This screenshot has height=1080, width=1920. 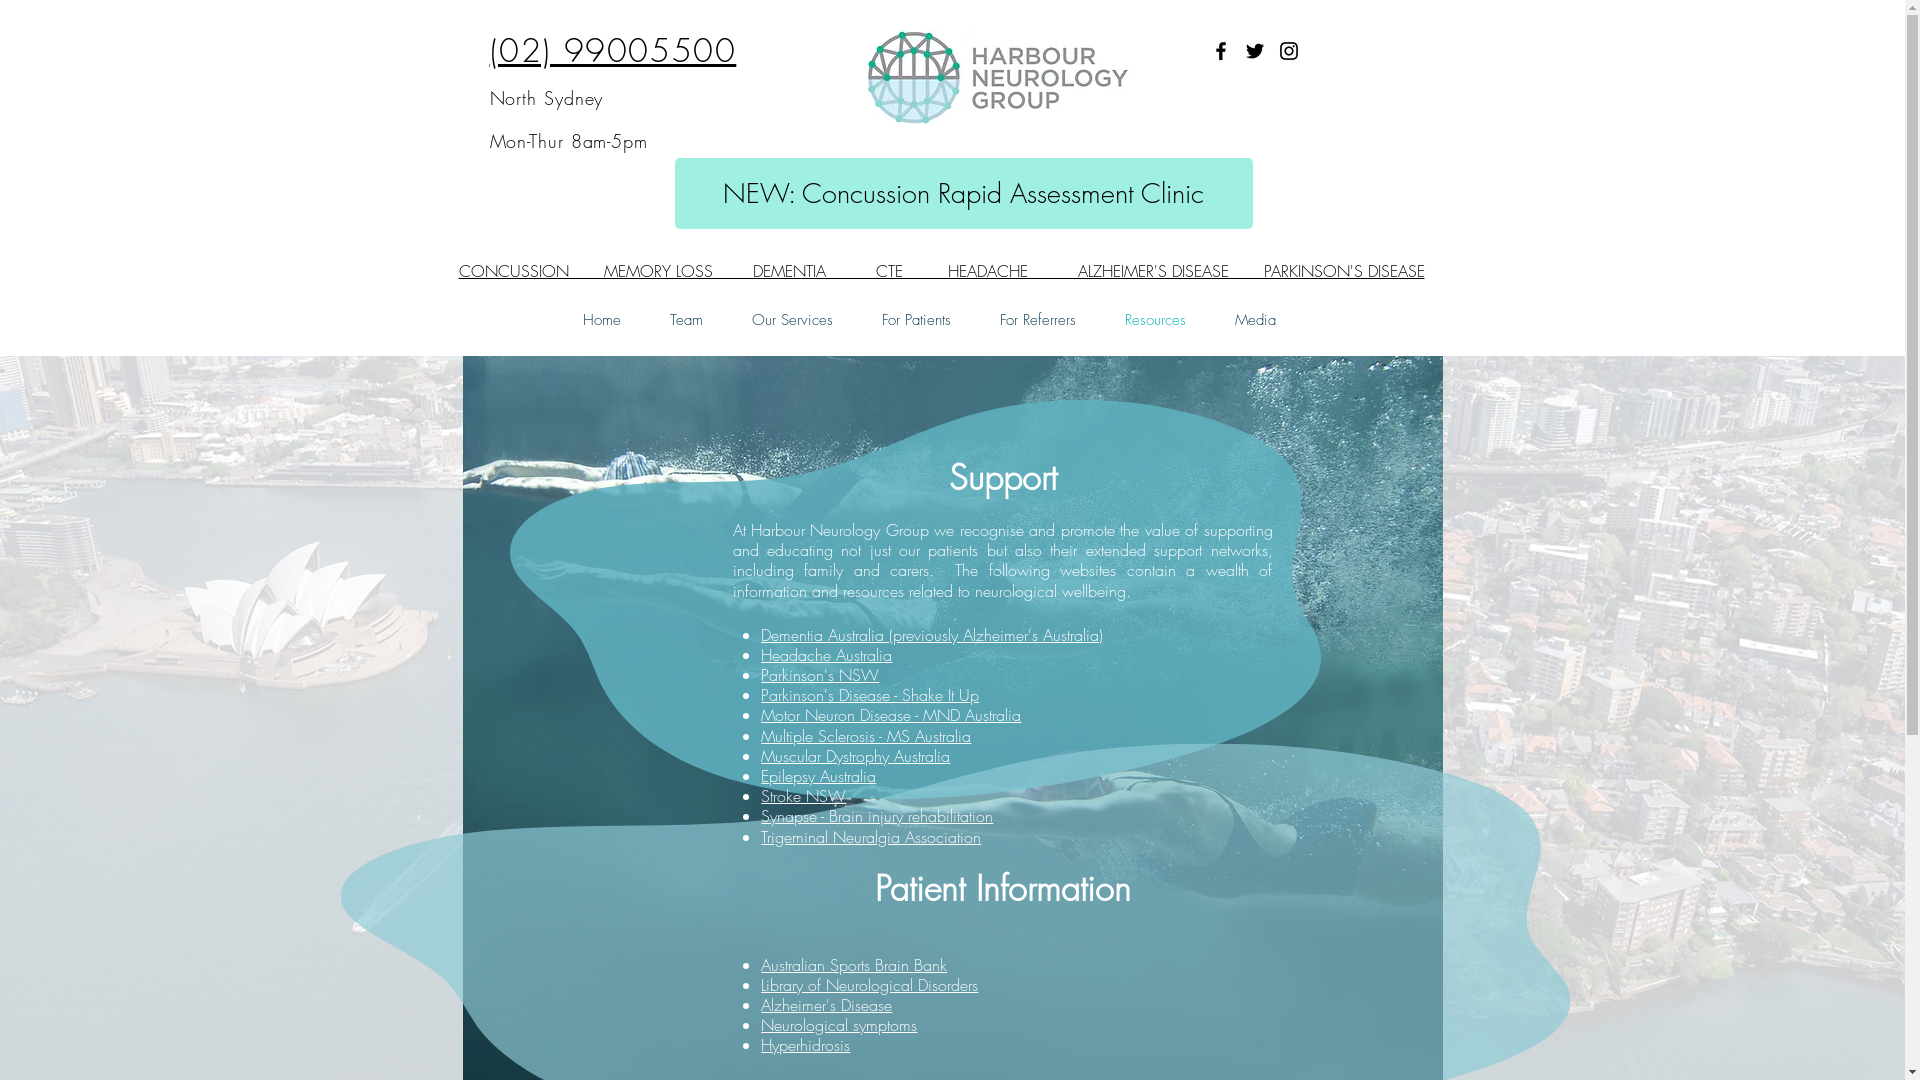 I want to click on 'Media', so click(x=1253, y=319).